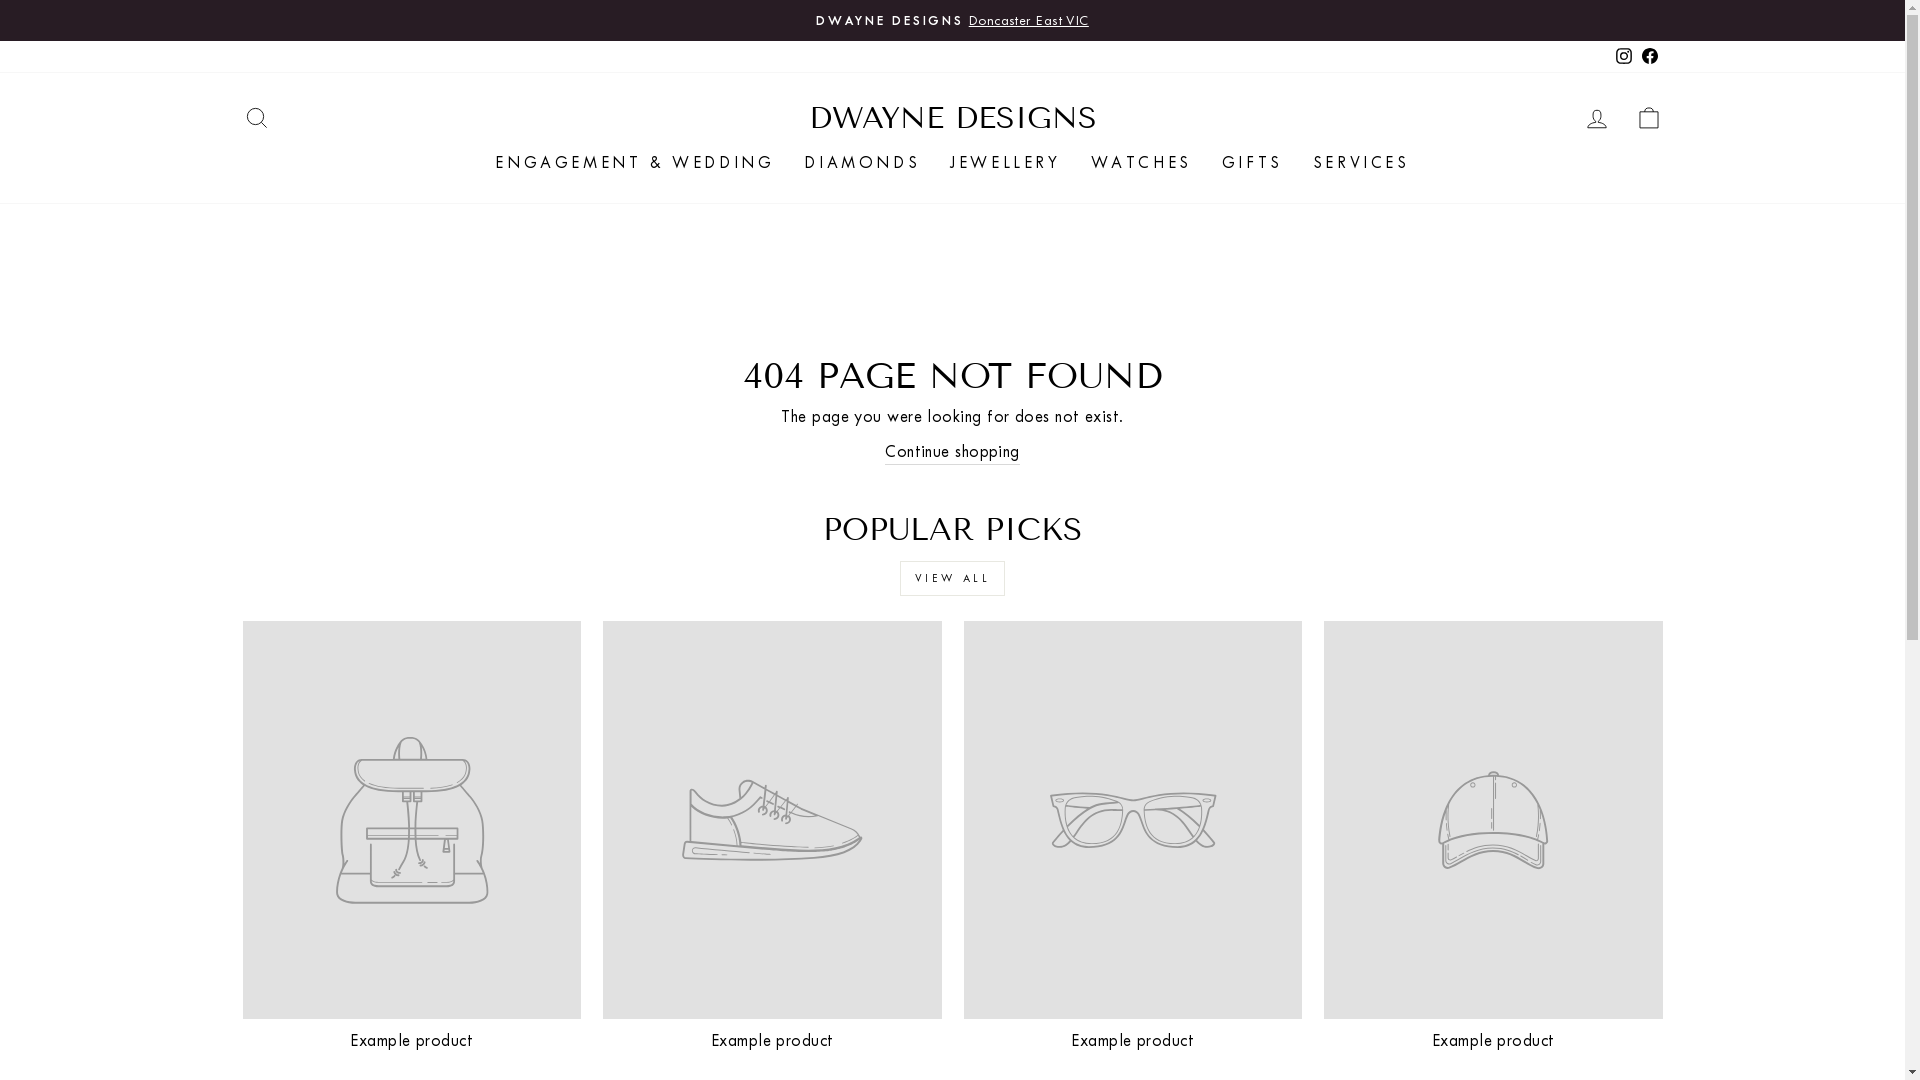 The width and height of the screenshot is (1920, 1080). I want to click on 'JEWELLERY', so click(1004, 161).